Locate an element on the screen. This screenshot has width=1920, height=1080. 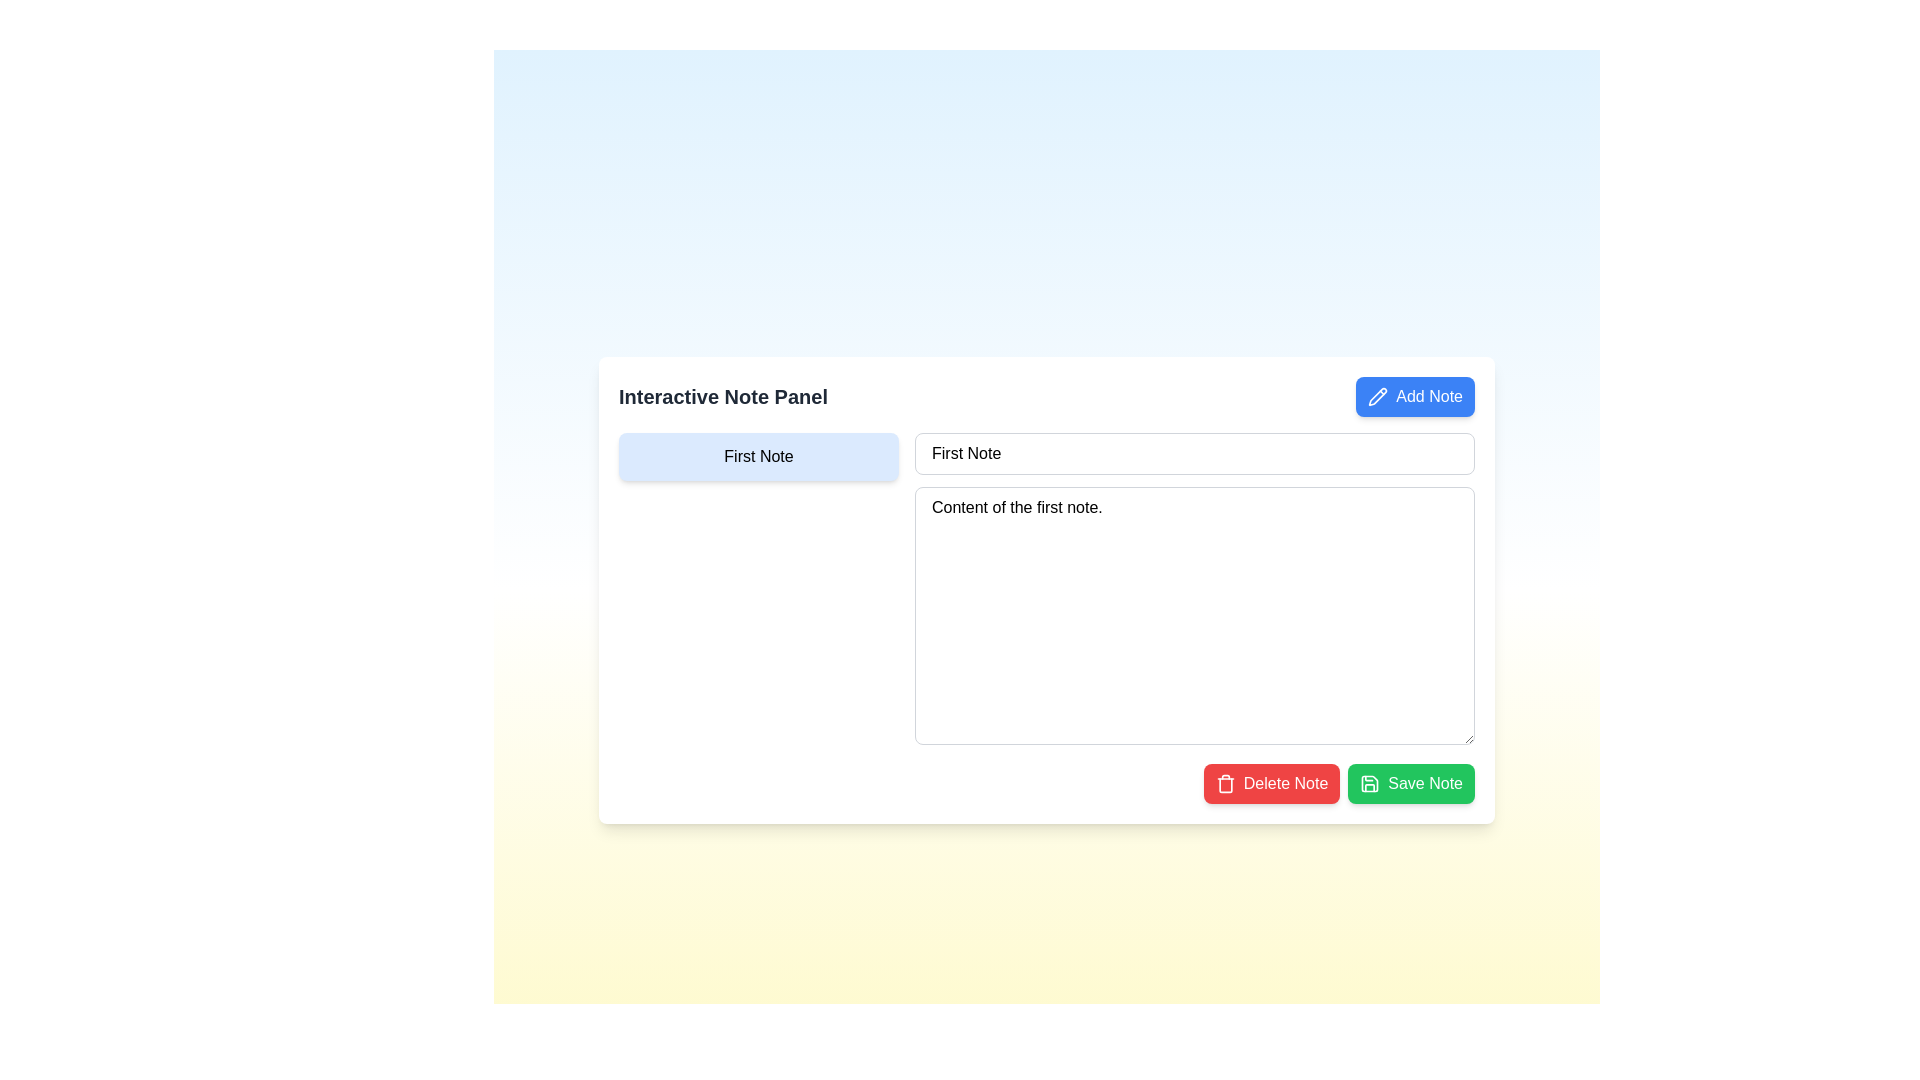
the trash can icon with a red background located to the left of the 'Delete Note' text to invoke the delete action is located at coordinates (1224, 782).